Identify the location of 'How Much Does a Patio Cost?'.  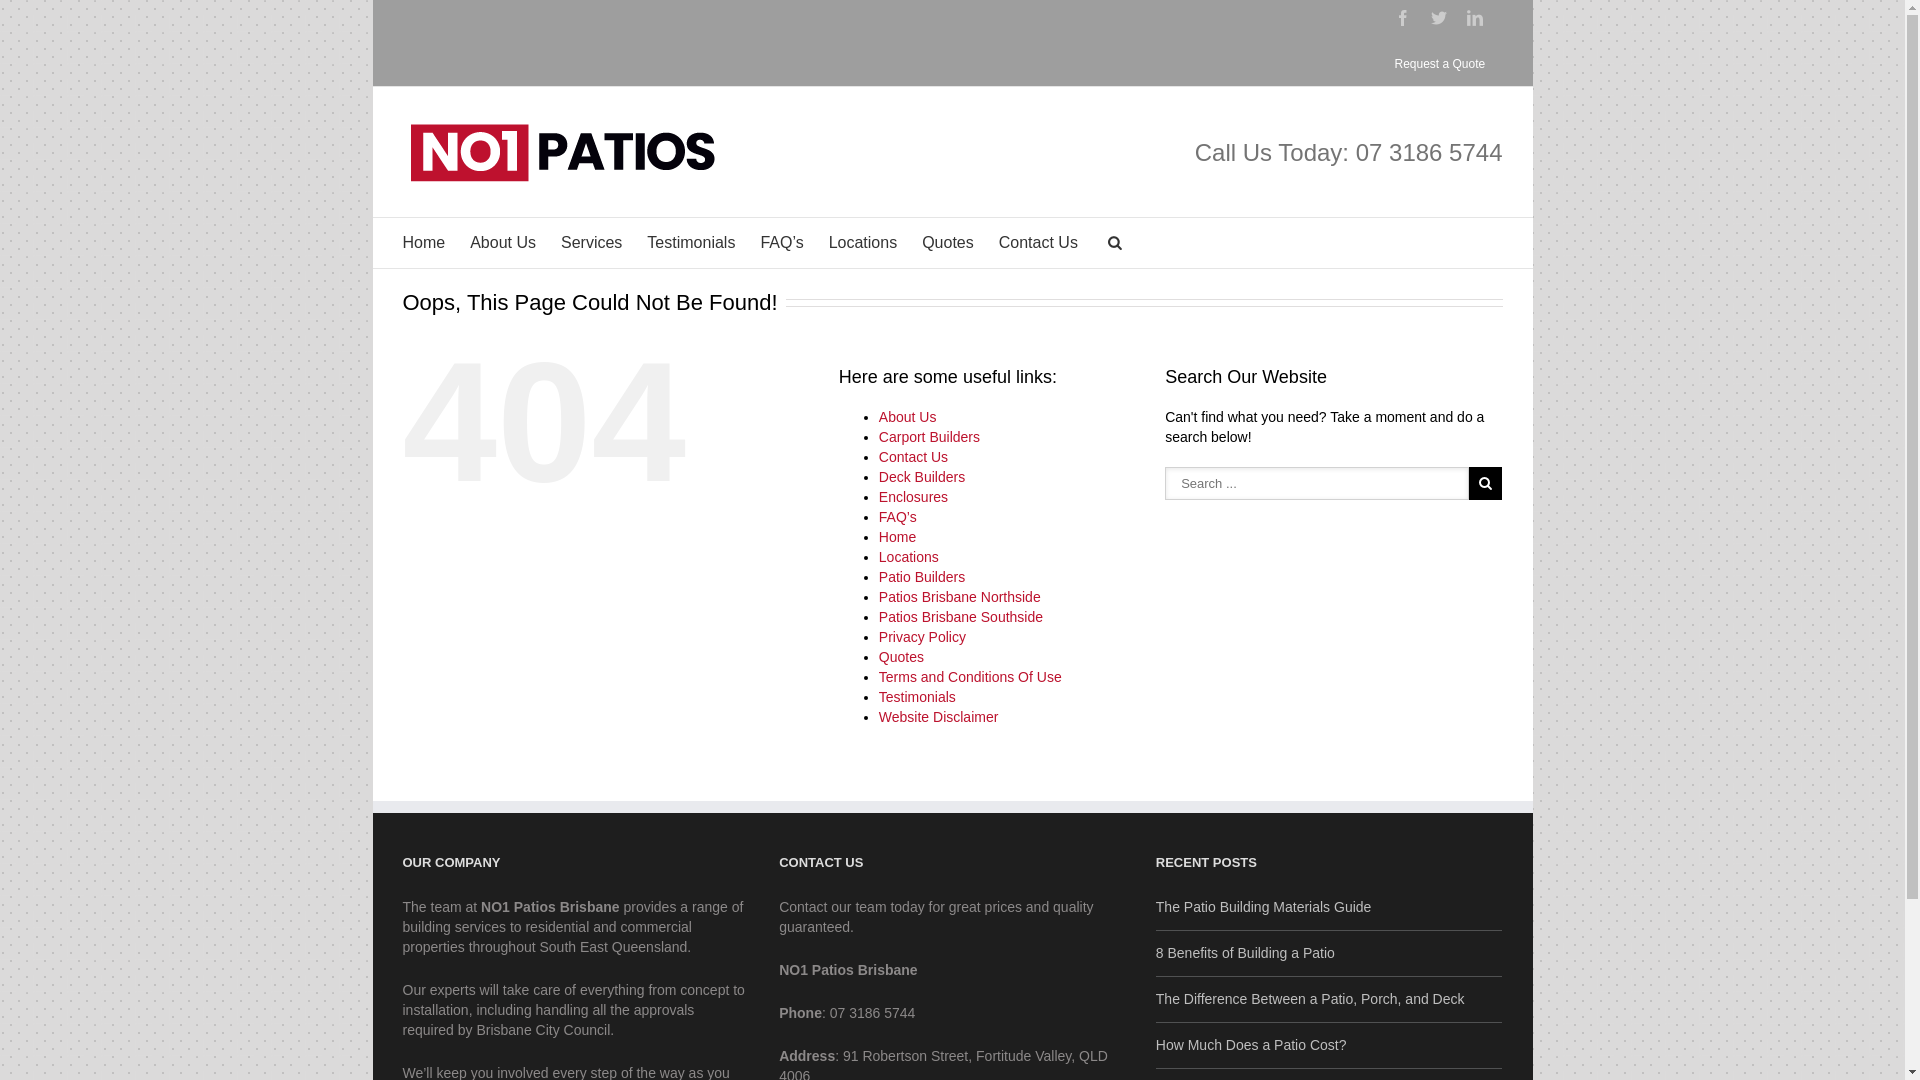
(1329, 1038).